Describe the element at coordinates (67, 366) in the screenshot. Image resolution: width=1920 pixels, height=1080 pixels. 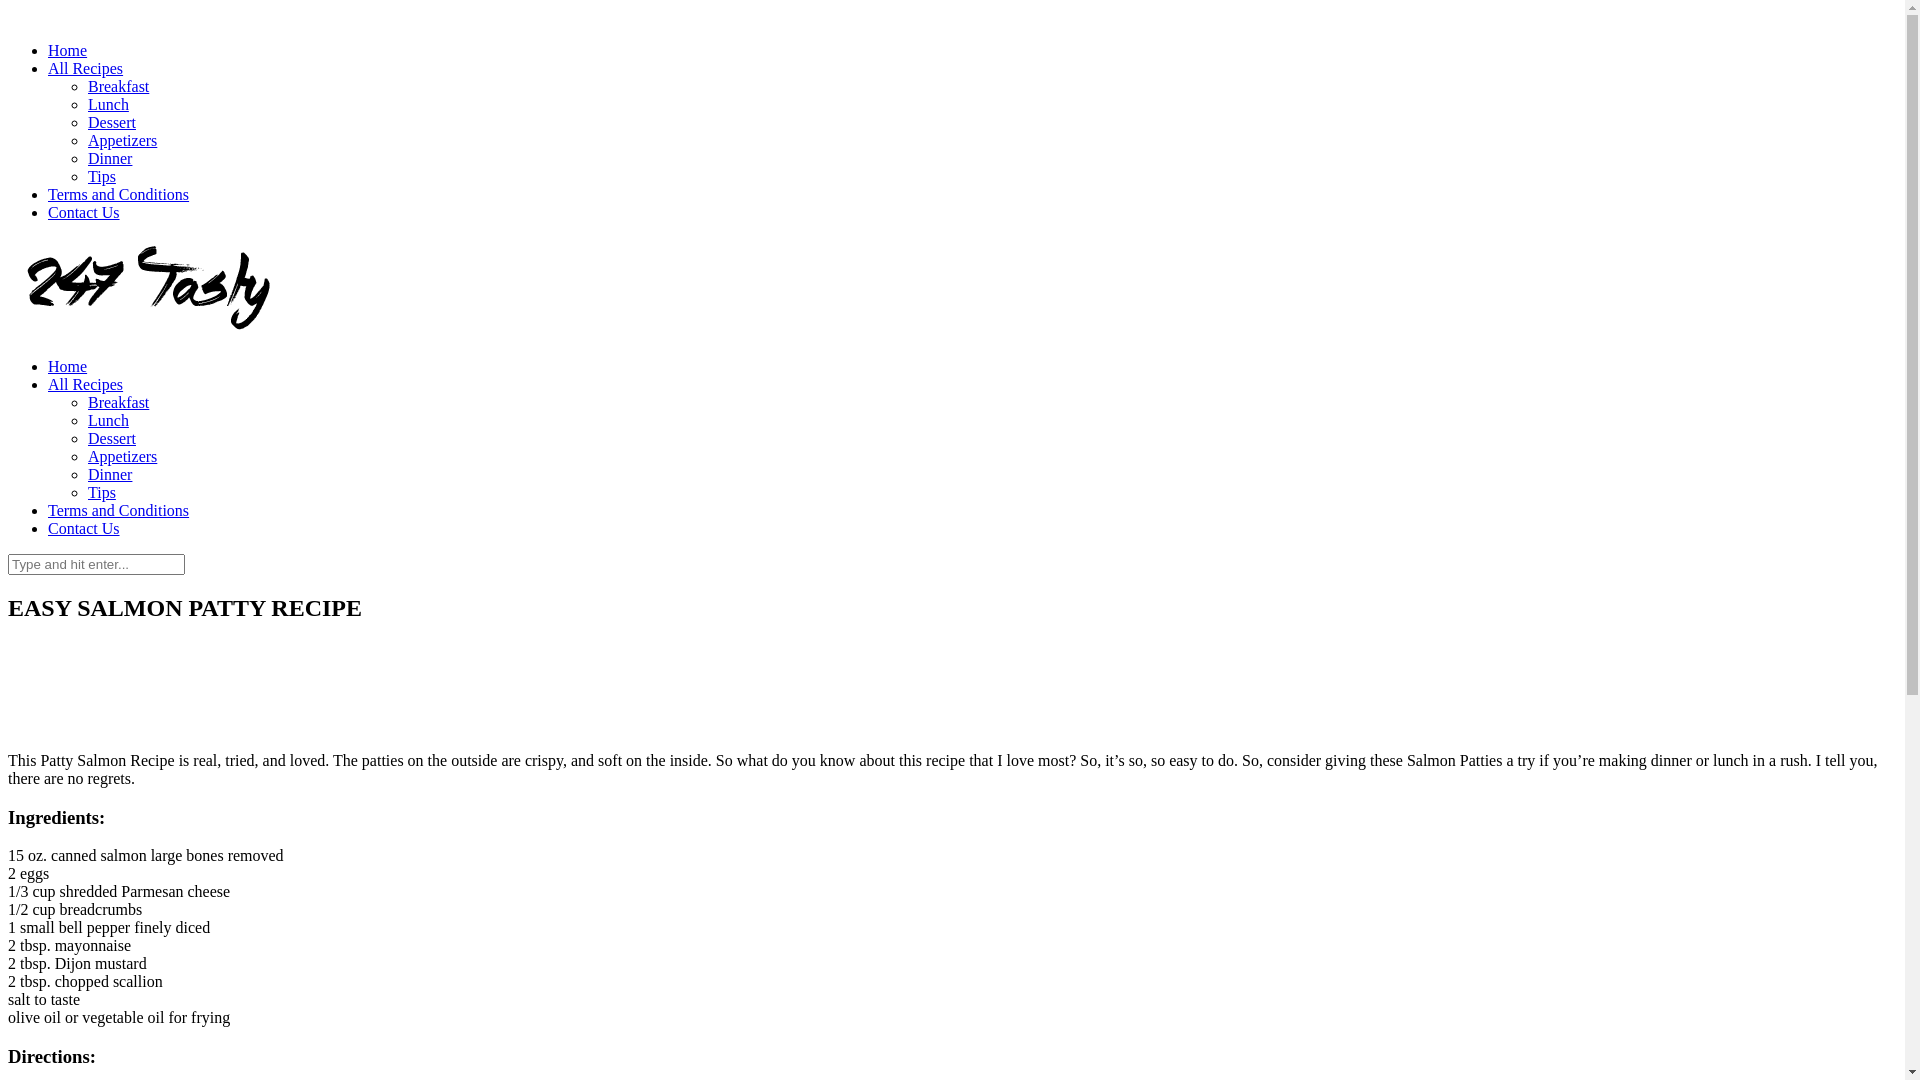
I see `'Home'` at that location.